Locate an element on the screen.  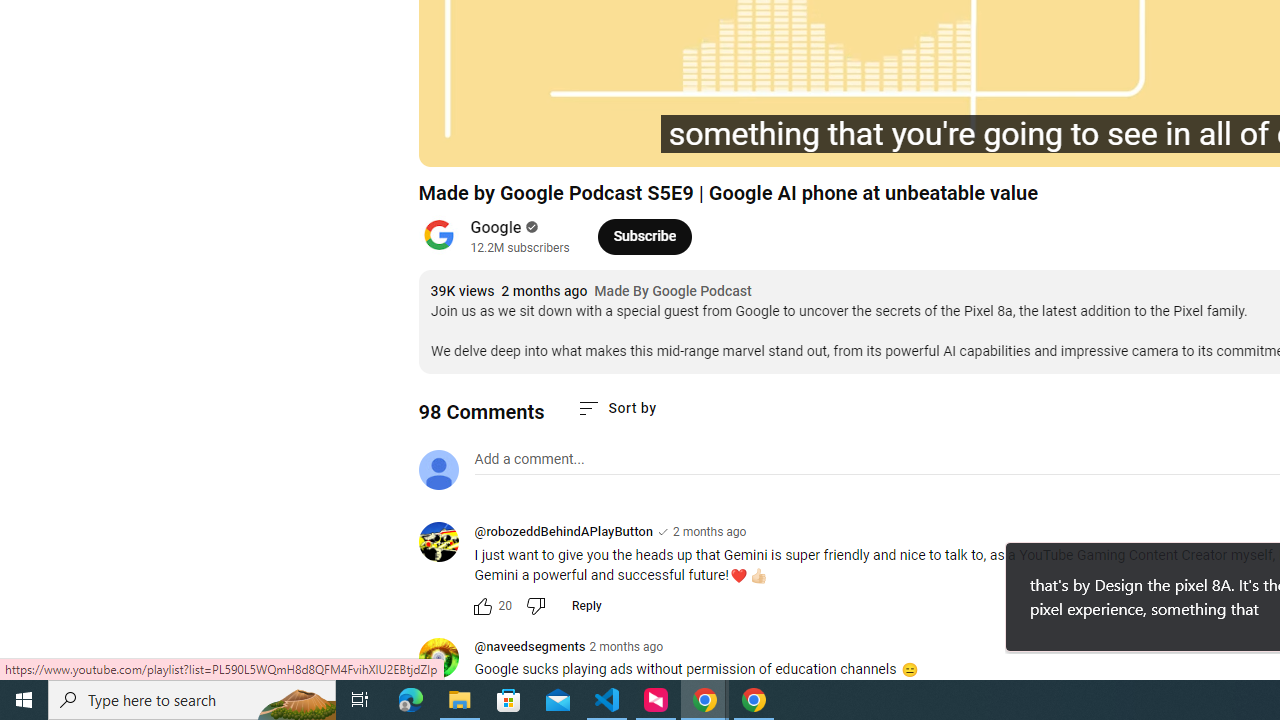
'Reply' is located at coordinates (585, 604).